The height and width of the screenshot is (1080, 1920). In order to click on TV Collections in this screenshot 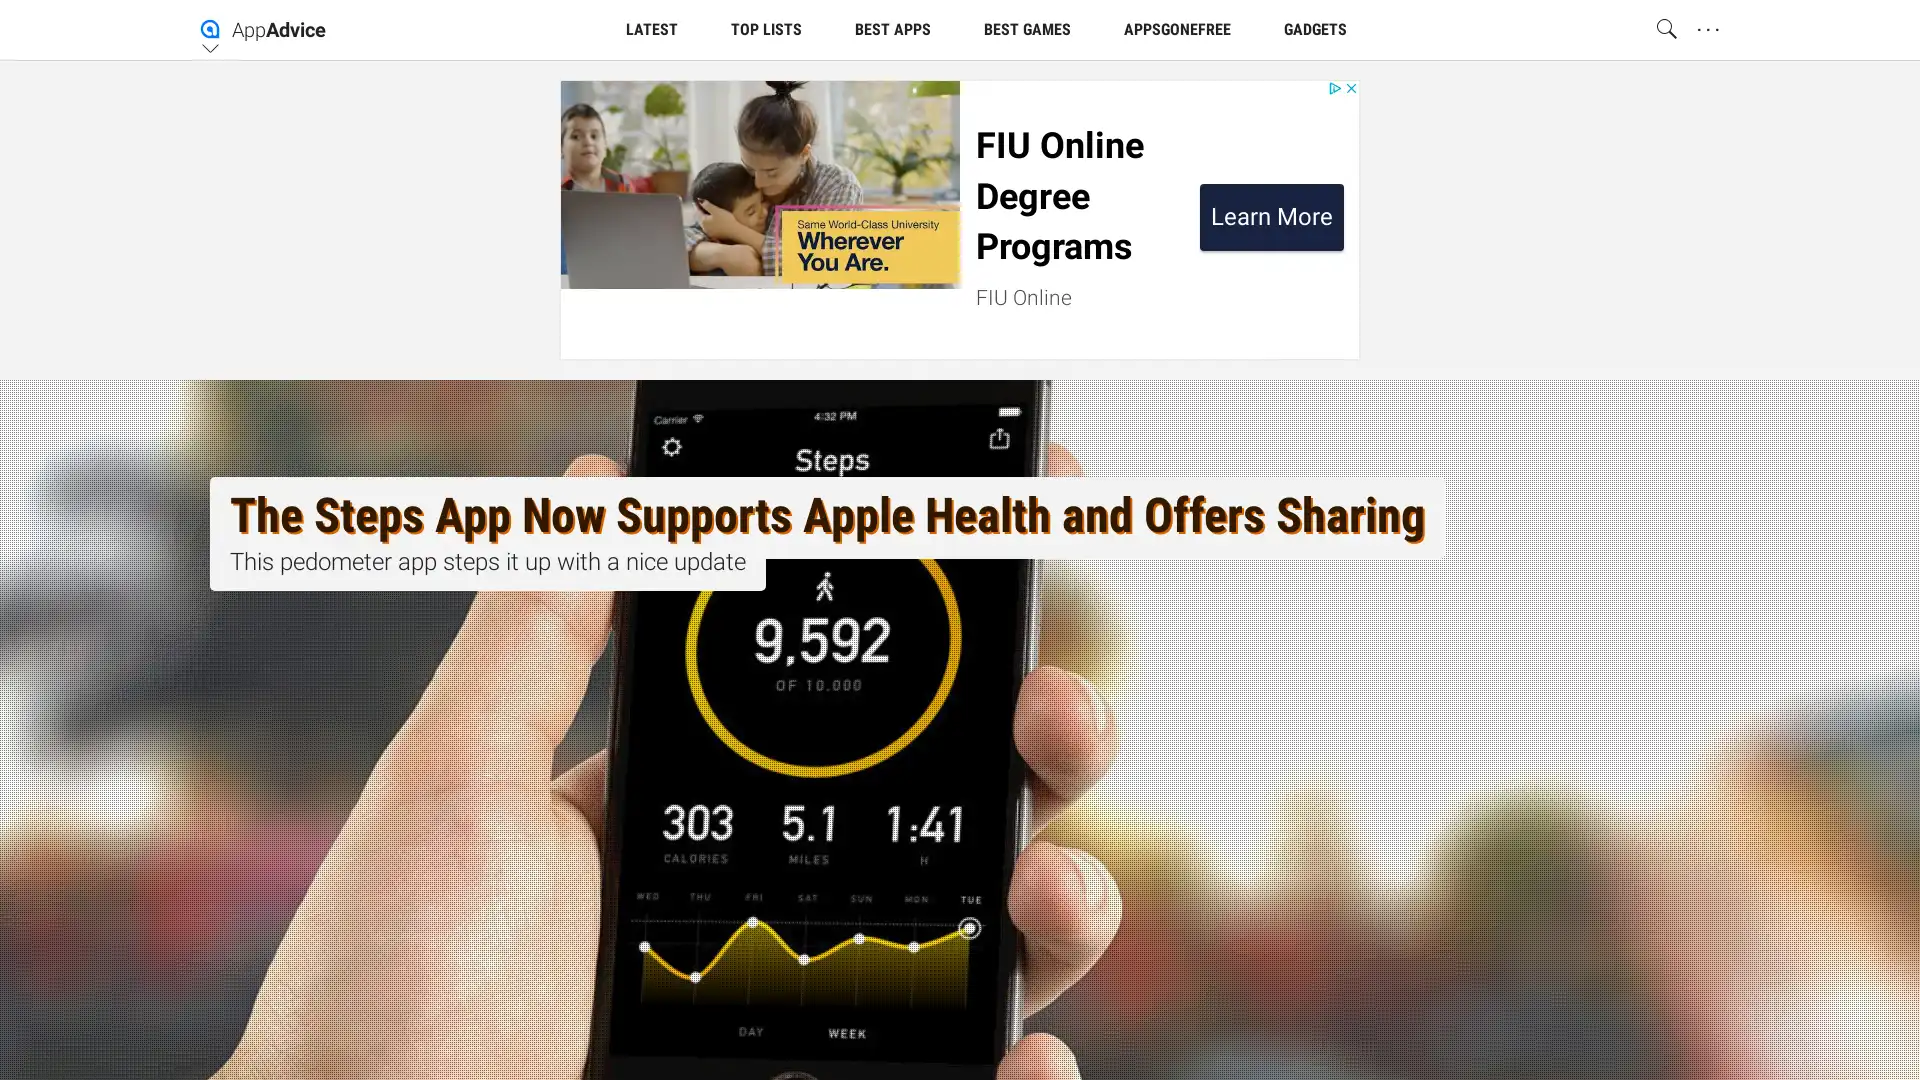, I will do `click(979, 188)`.